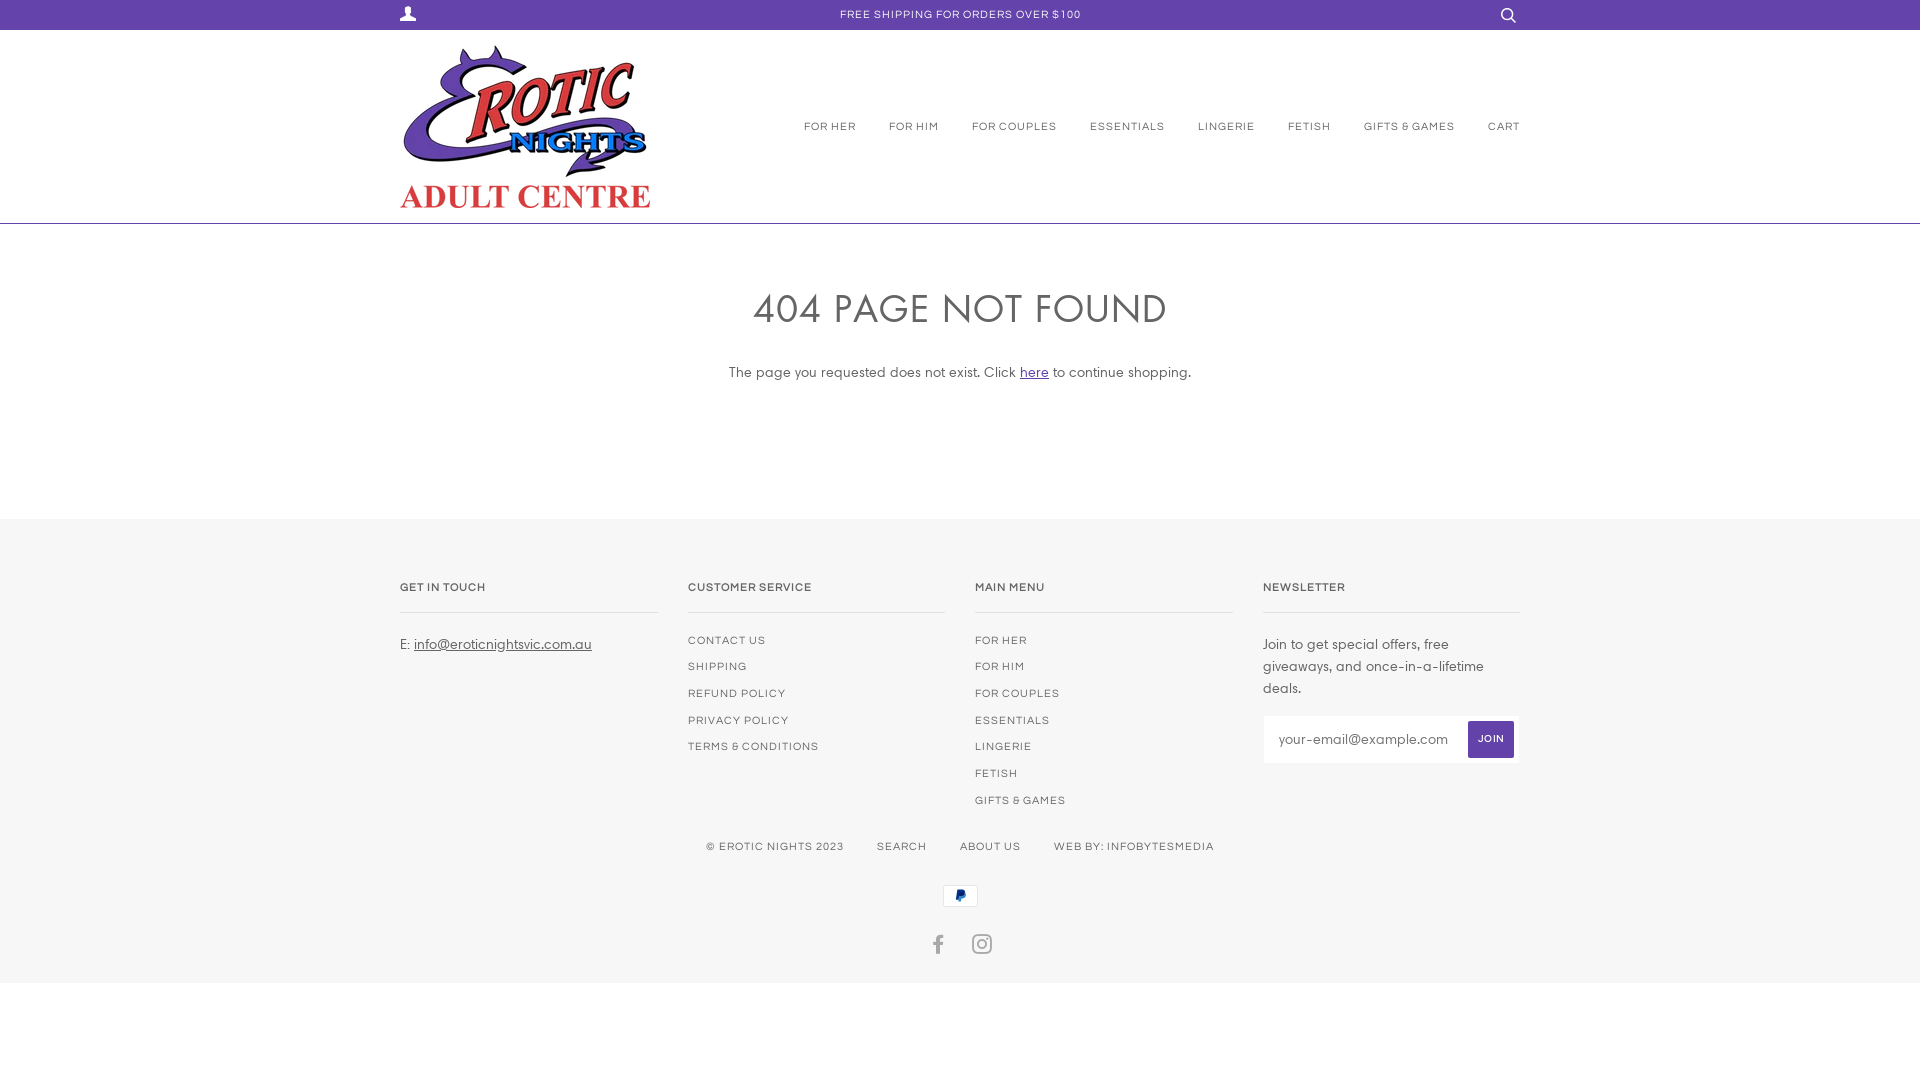  I want to click on 'info@eroticnightsvic.com.au', so click(503, 644).